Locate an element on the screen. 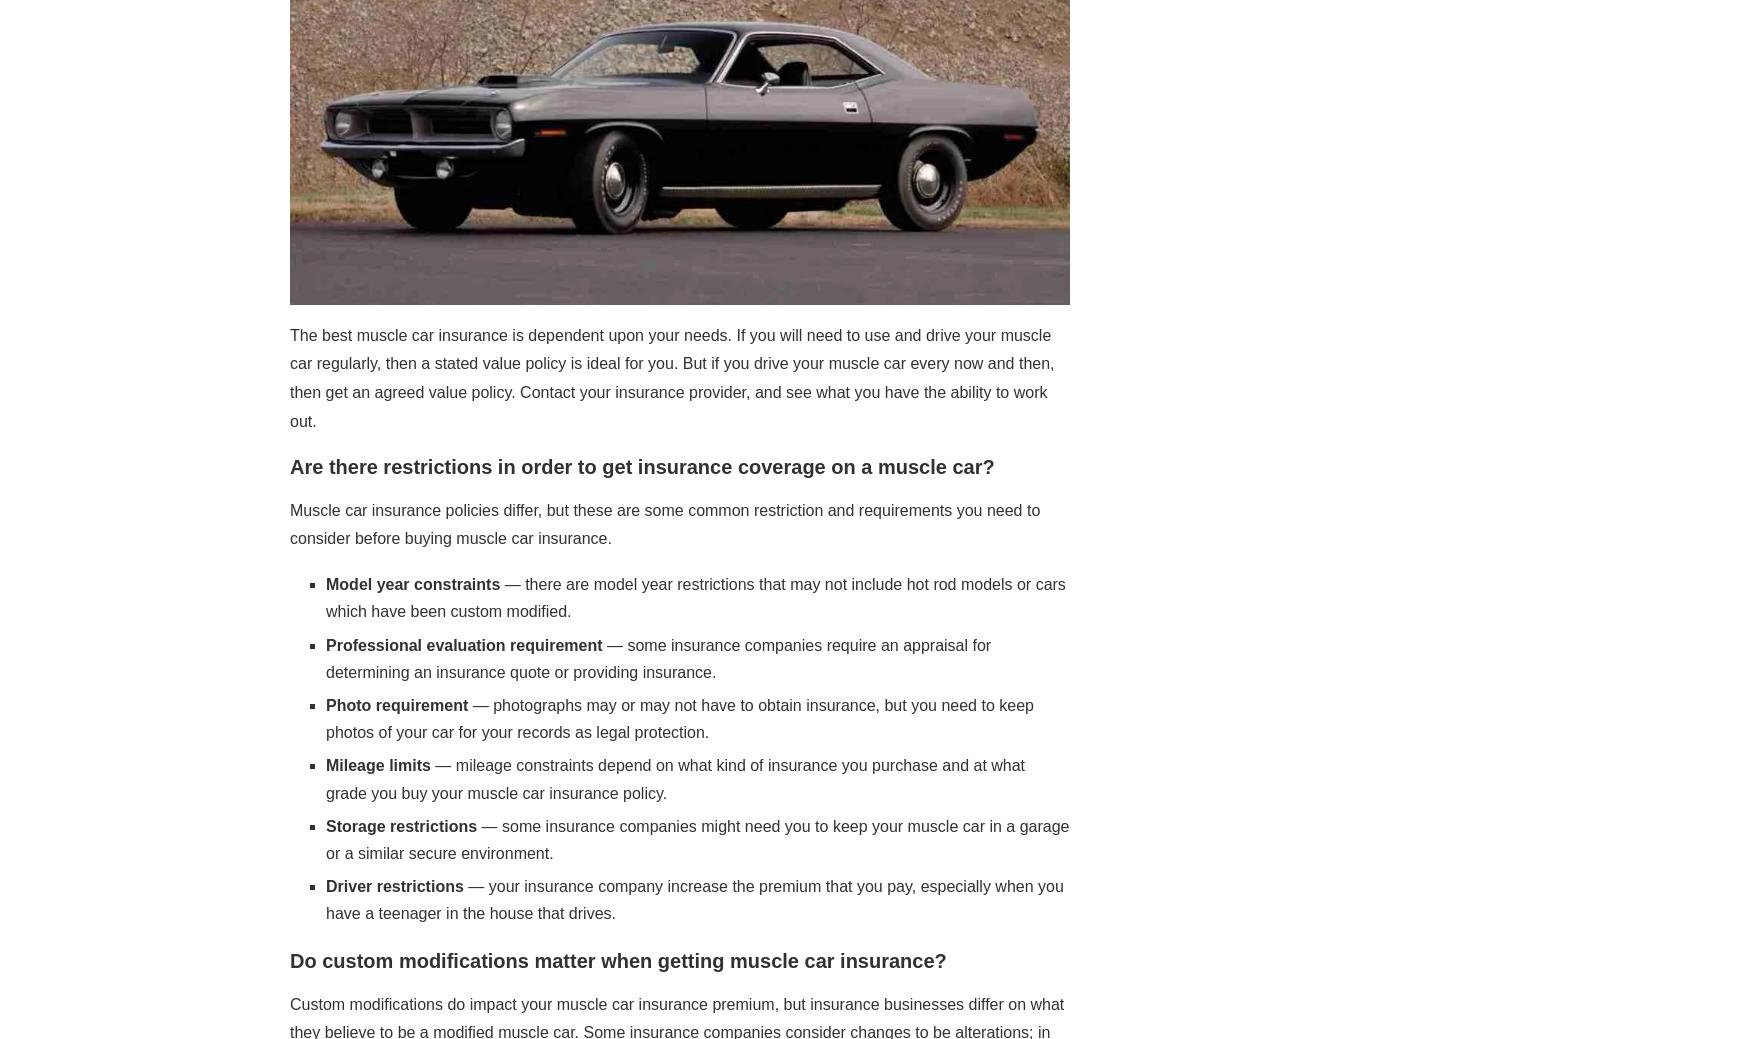  '— some insurance companies might need you to keep your muscle car in a garage or a similar secure environment.' is located at coordinates (697, 837).